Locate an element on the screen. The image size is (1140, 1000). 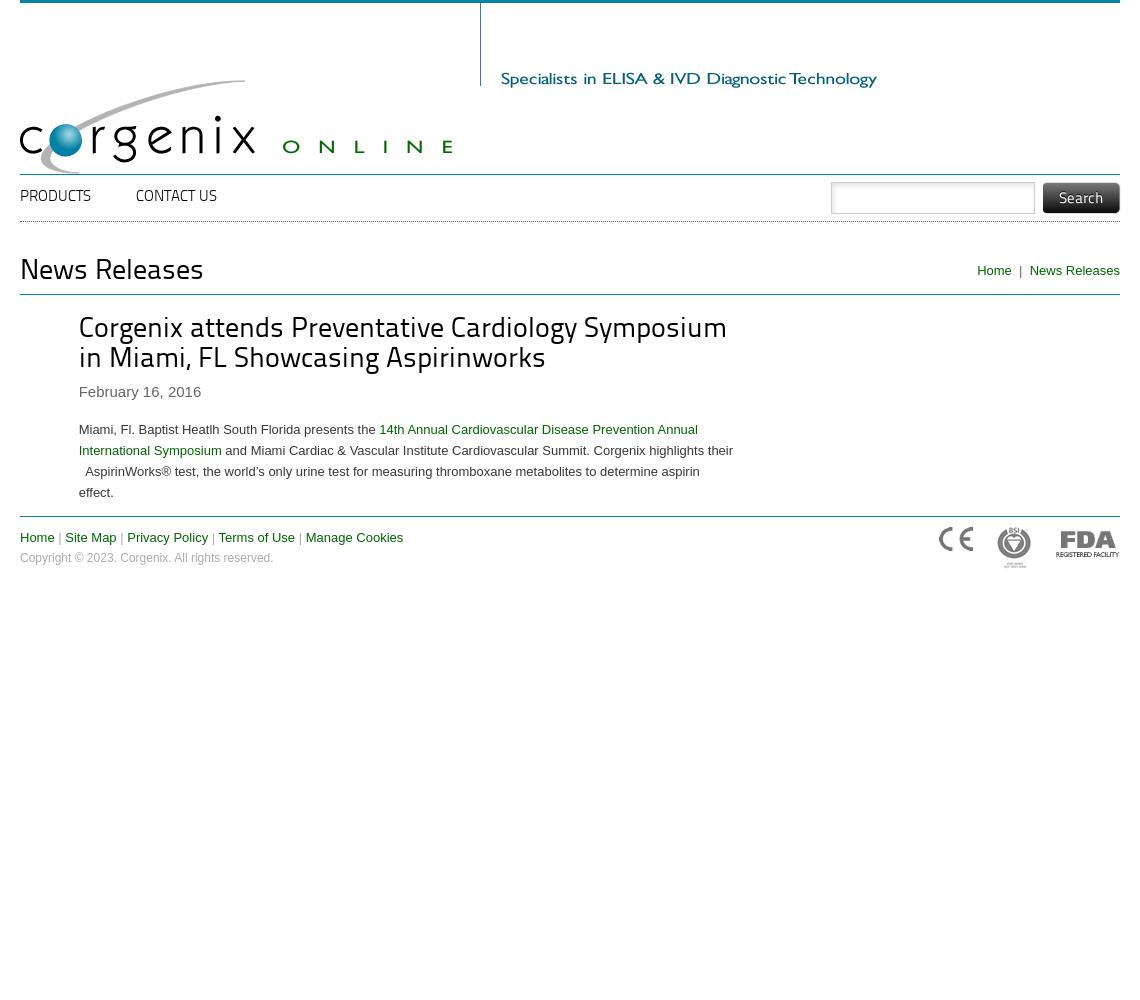
'Site Map' is located at coordinates (89, 537).